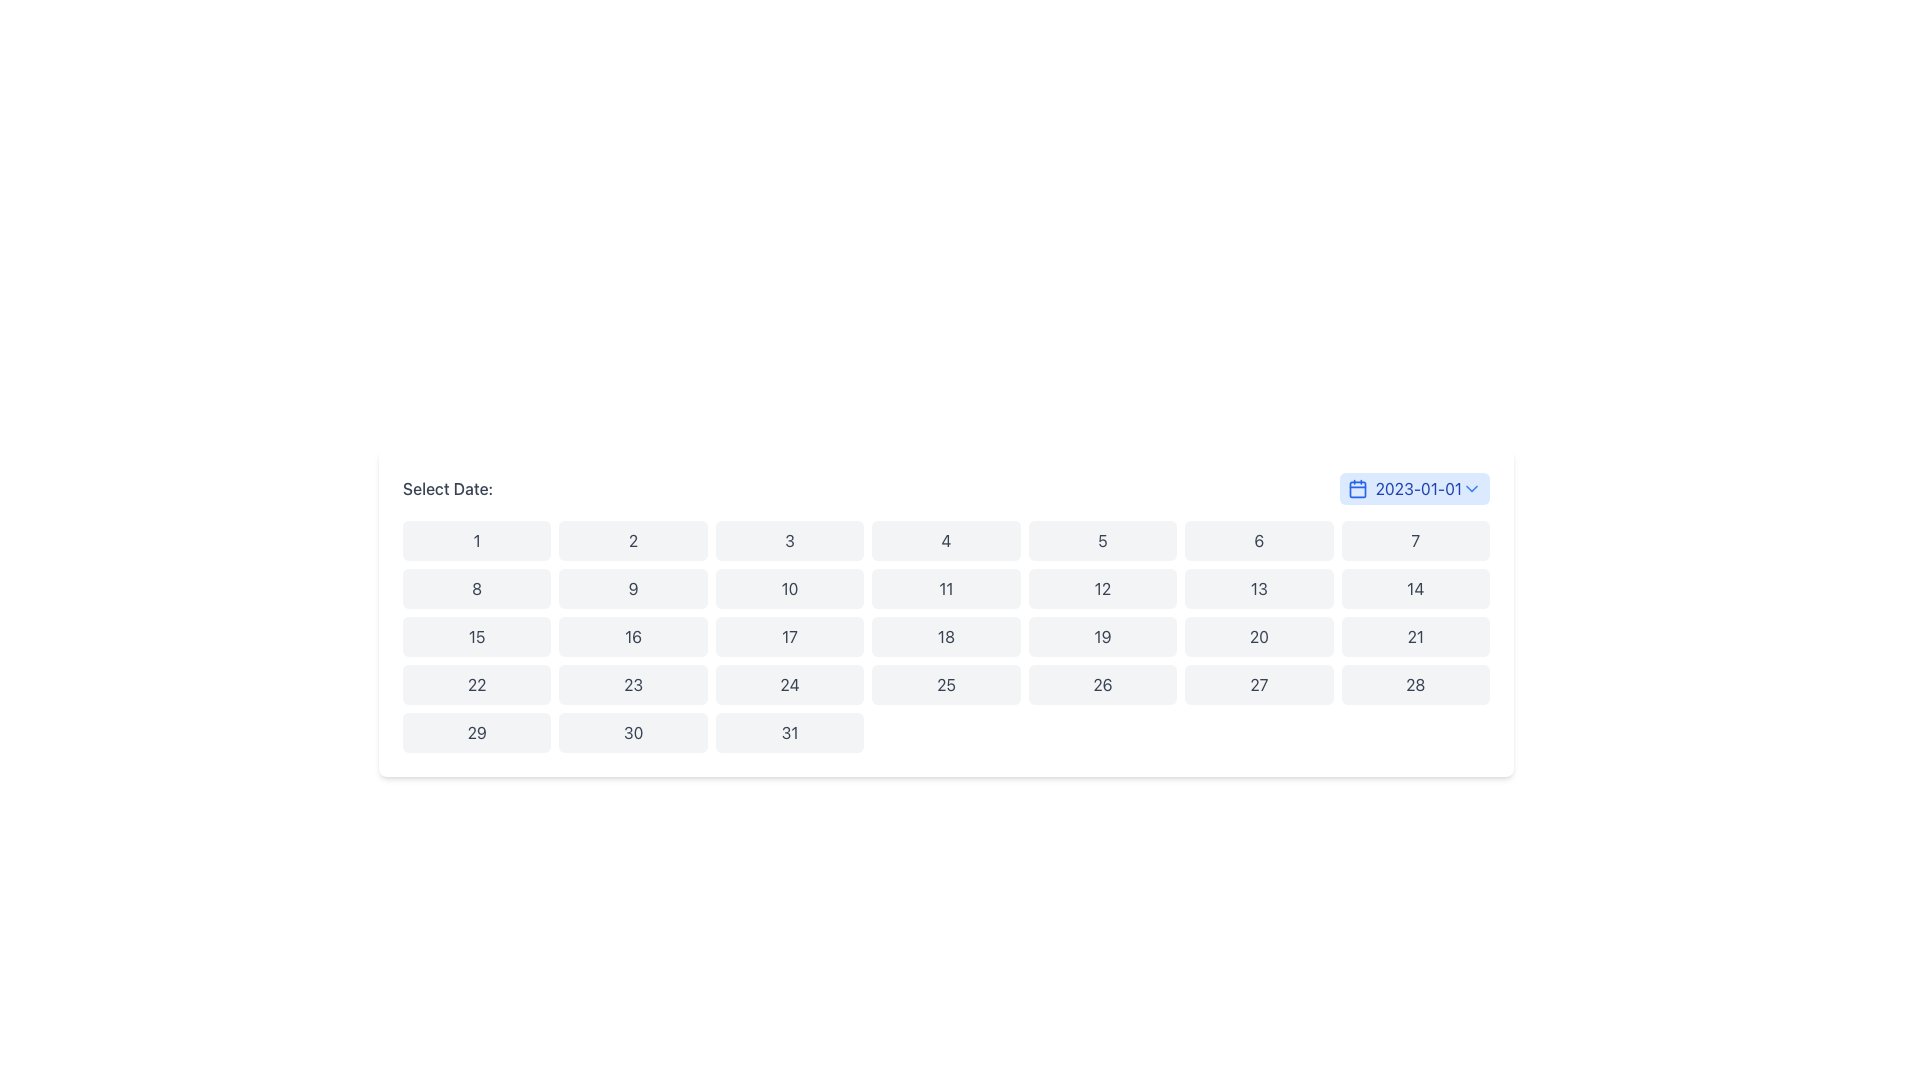  I want to click on the button displaying the number '29', so click(476, 732).